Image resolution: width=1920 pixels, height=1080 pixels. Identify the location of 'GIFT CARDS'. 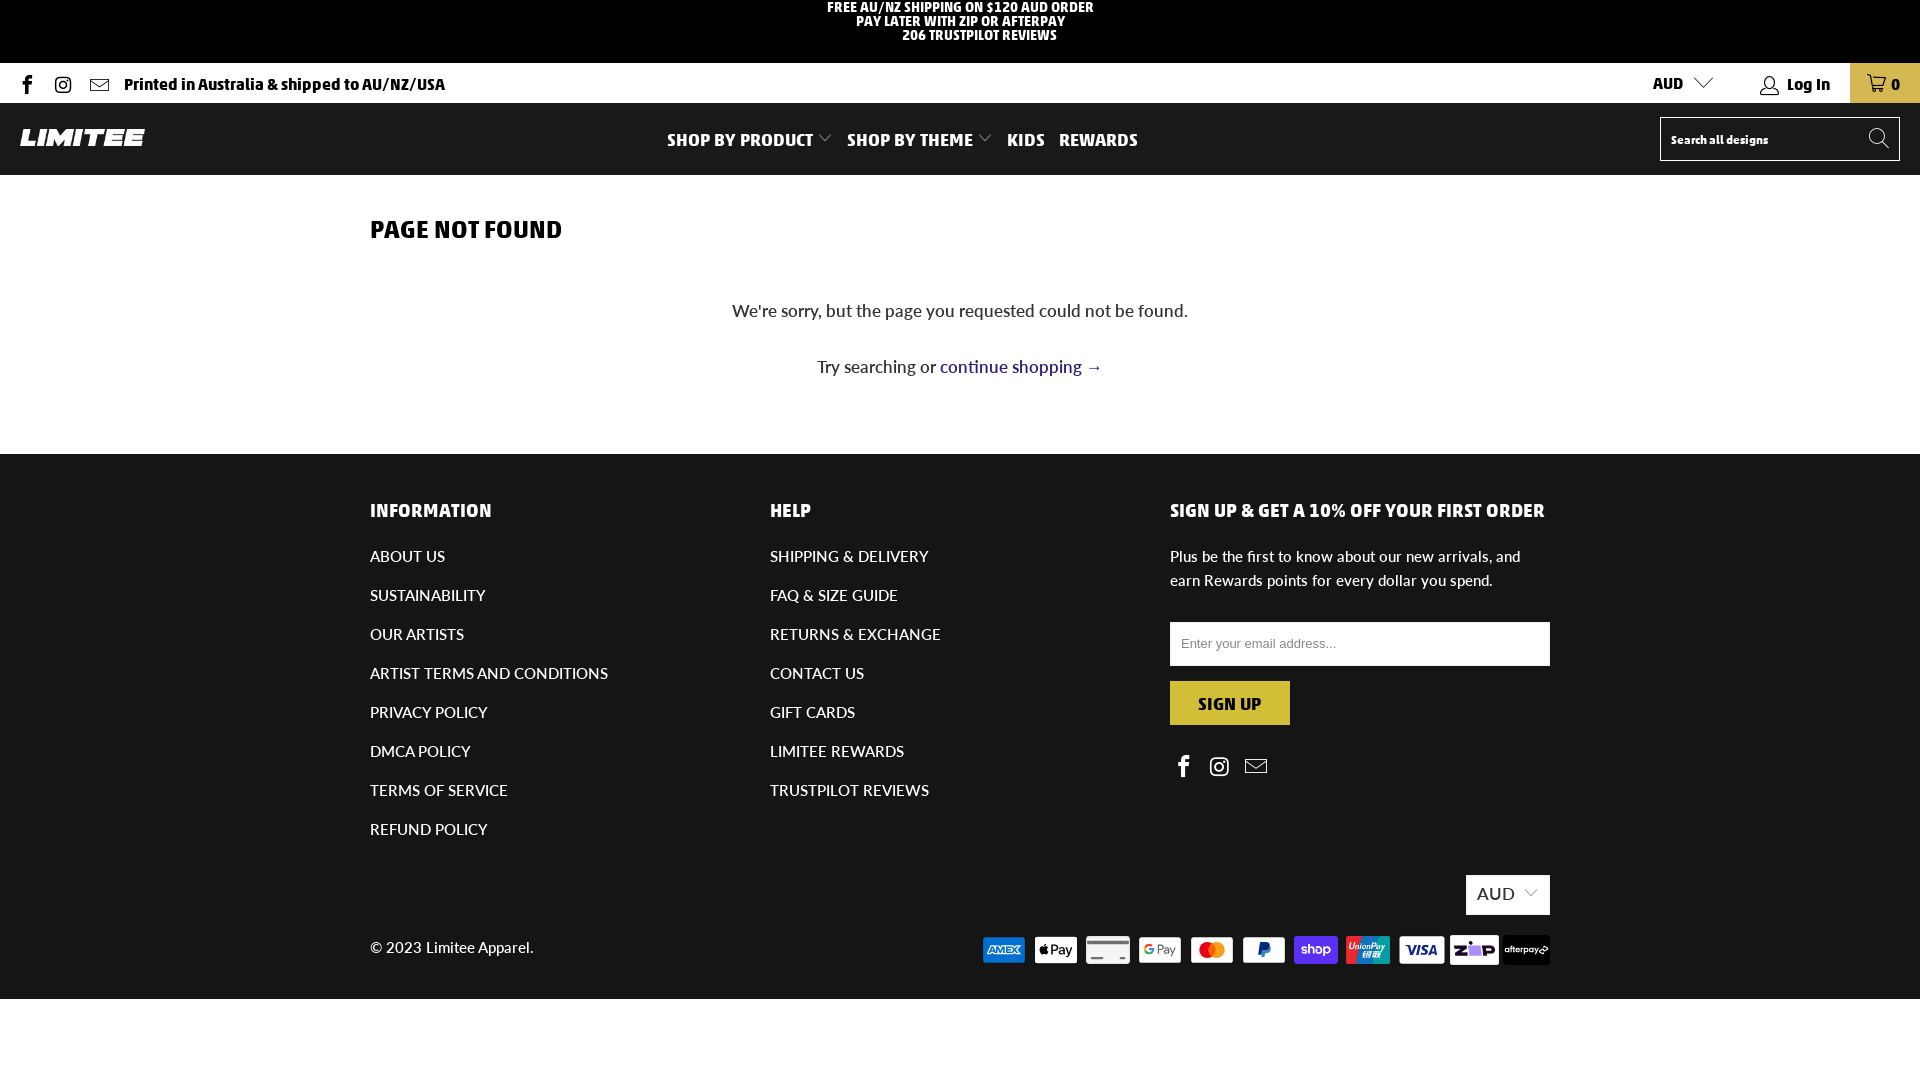
(812, 711).